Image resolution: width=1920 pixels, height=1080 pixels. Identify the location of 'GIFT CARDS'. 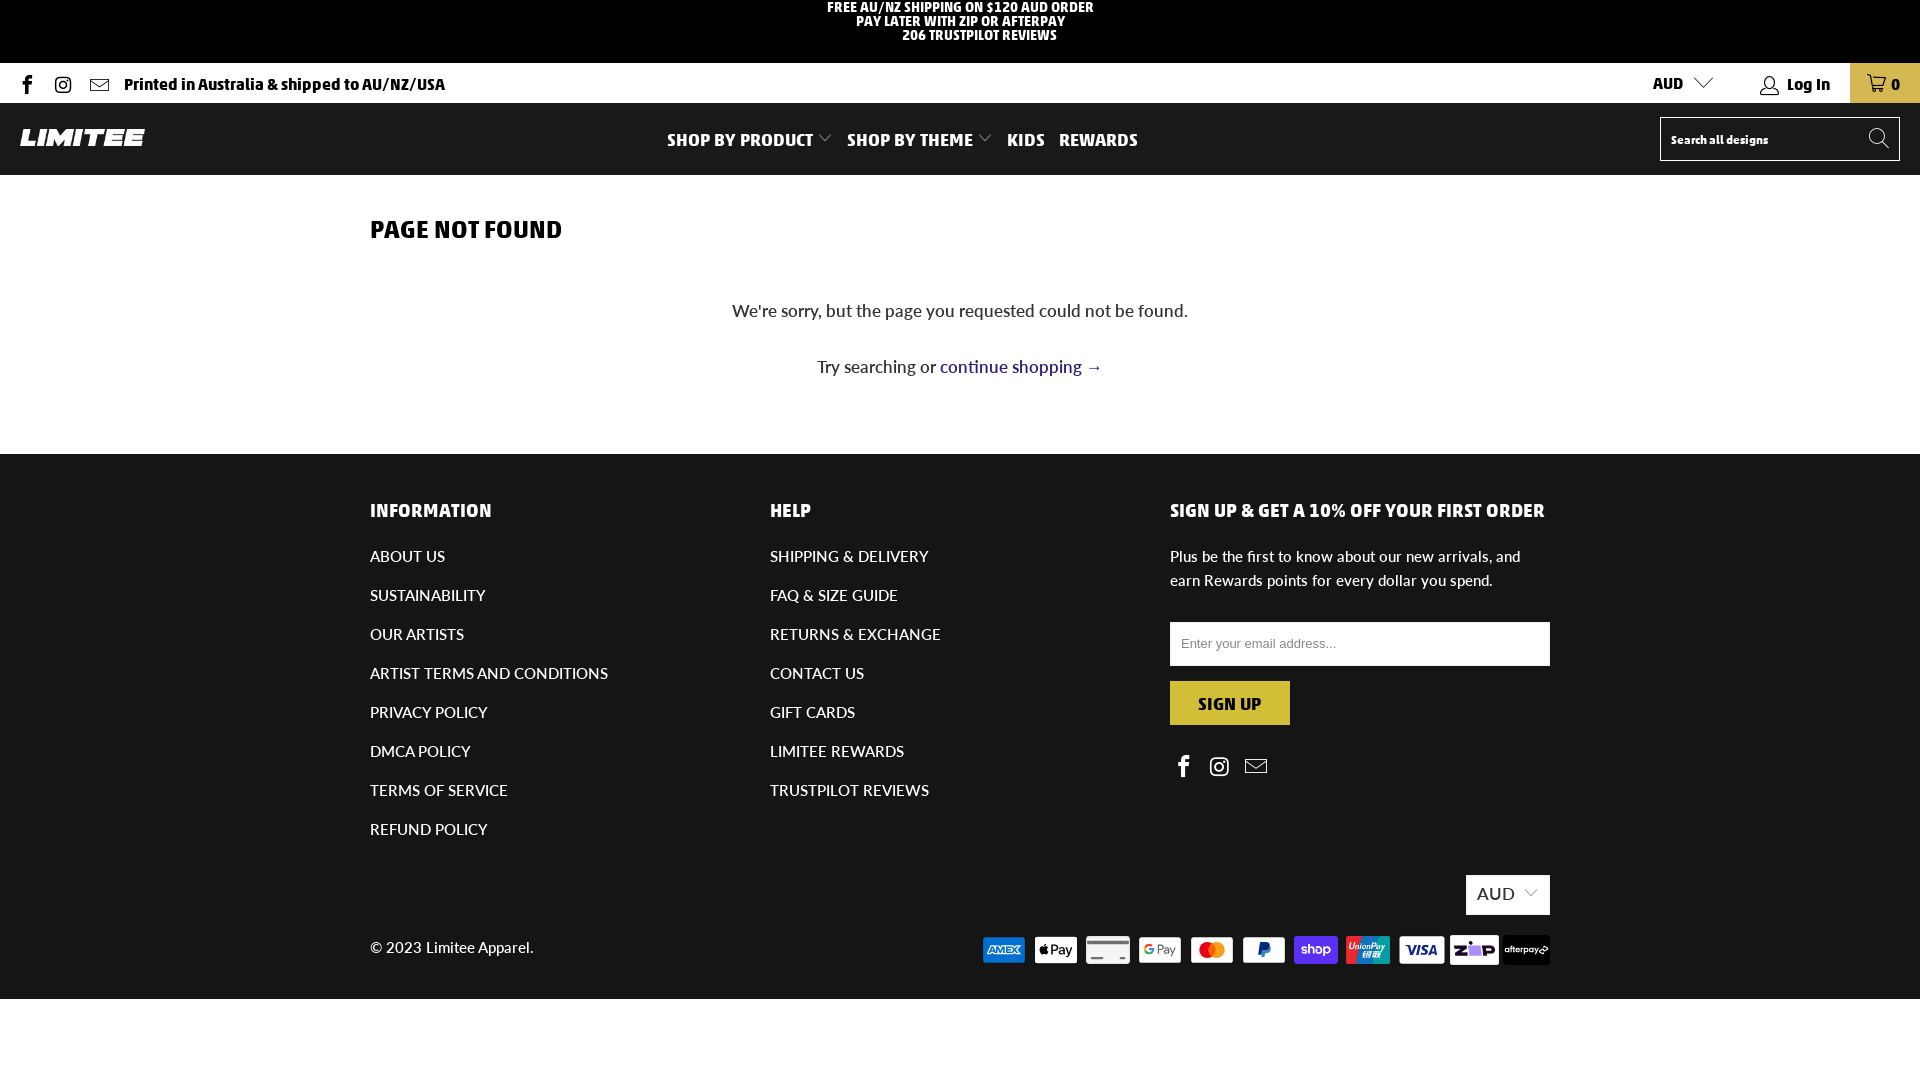
(812, 711).